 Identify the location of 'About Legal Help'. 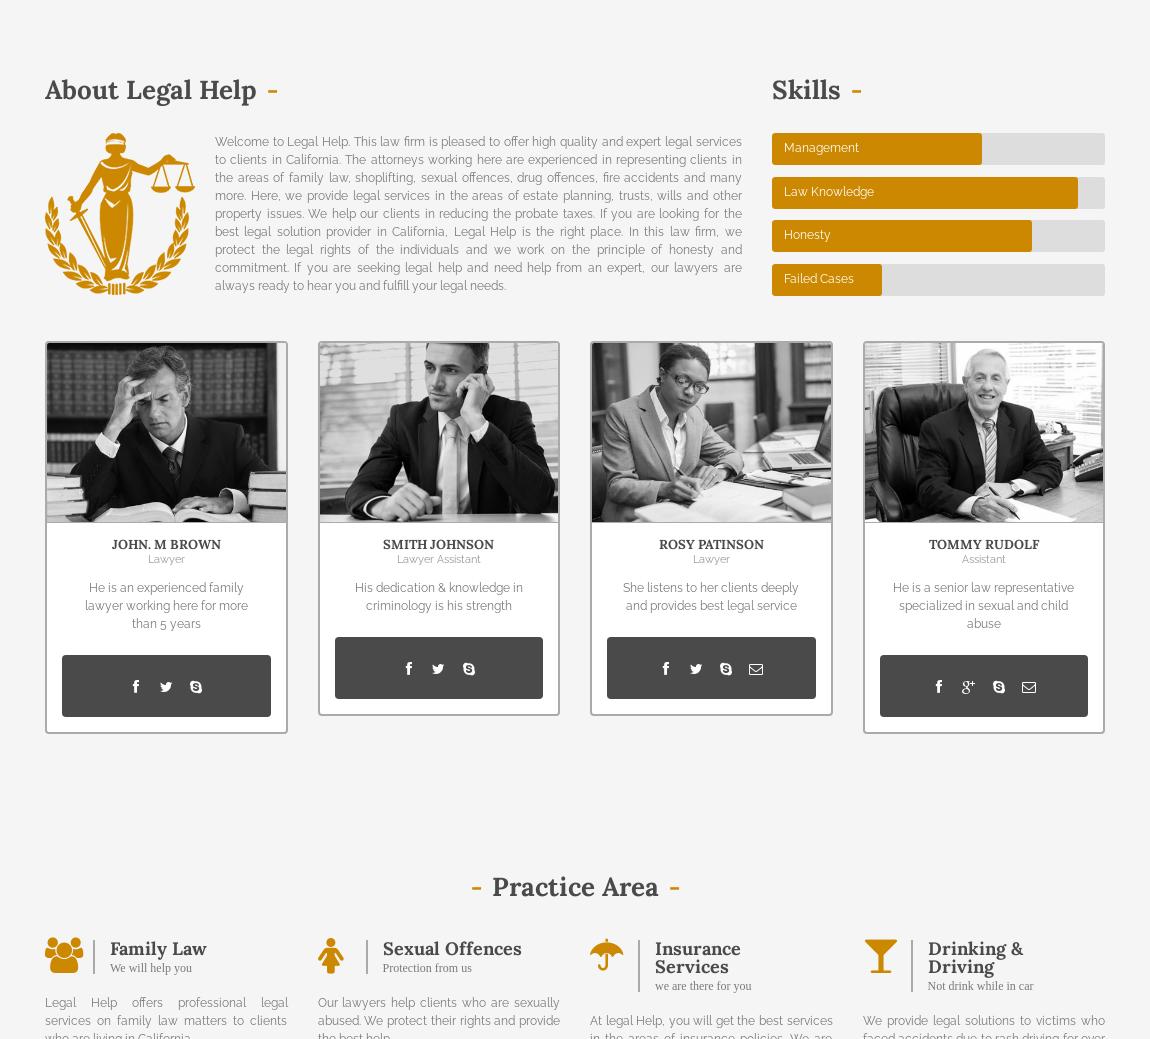
(149, 87).